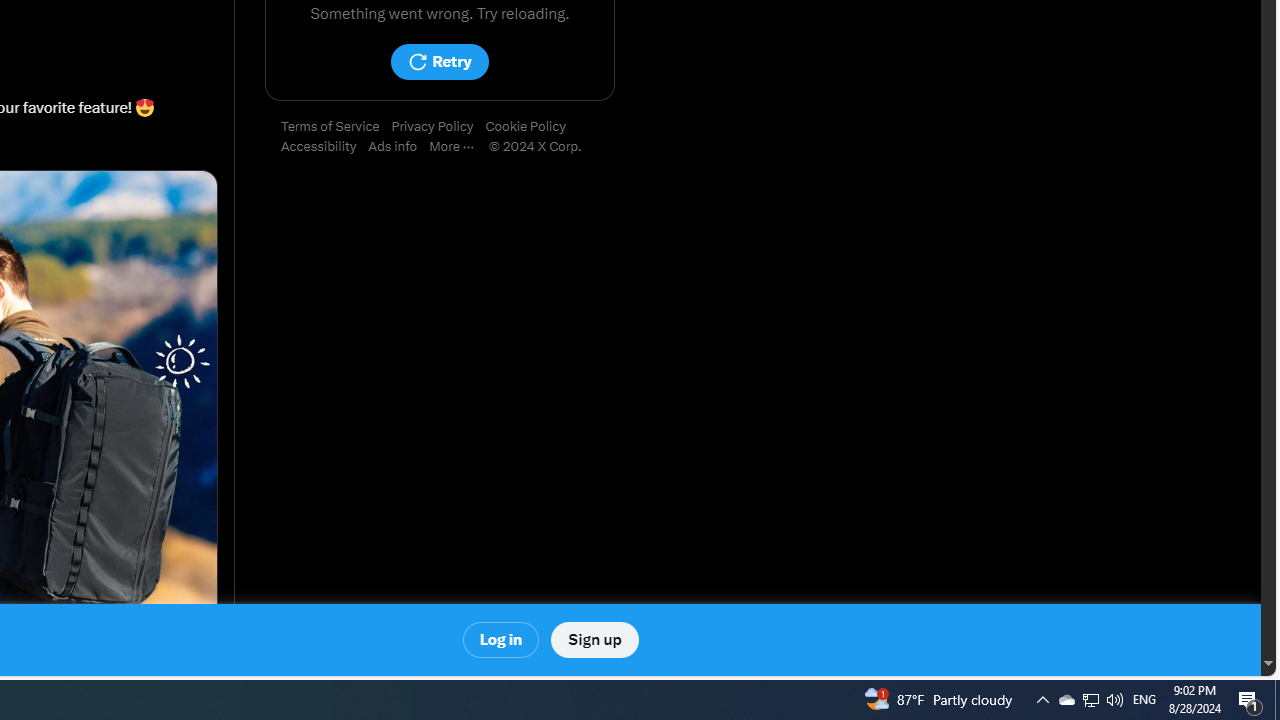  I want to click on 'Log in', so click(501, 640).